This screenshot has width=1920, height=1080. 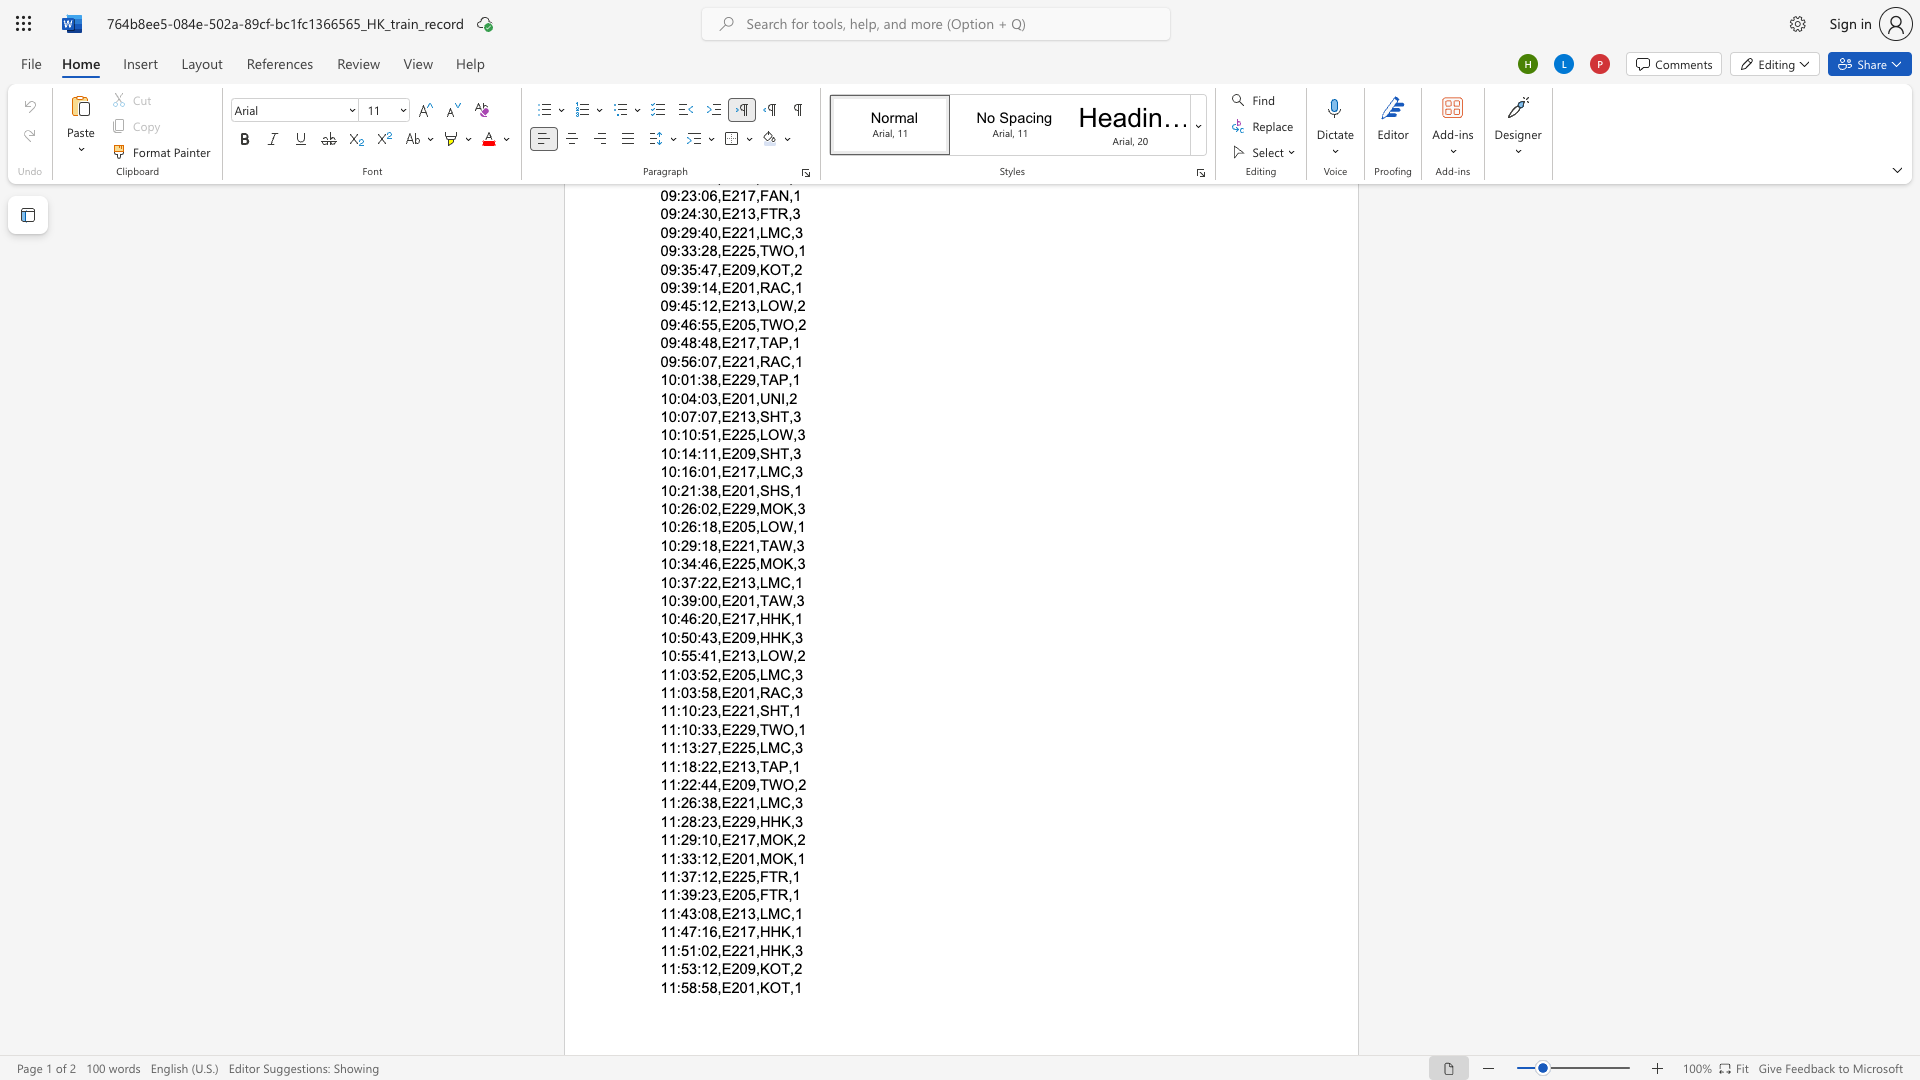 I want to click on the subset text "17," within the text "10:46:20,E217,HHK,1", so click(x=738, y=618).